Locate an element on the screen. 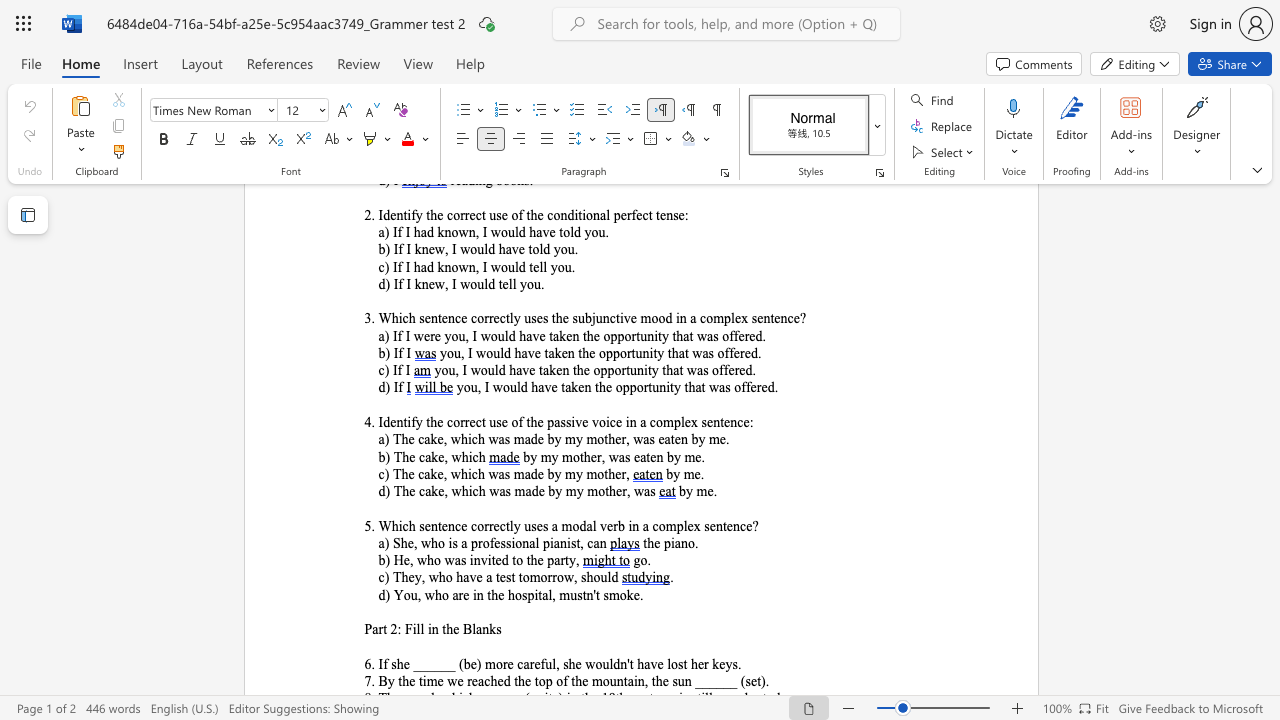 The height and width of the screenshot is (720, 1280). the subset text "he B" within the text "Part 2: Fill in the Blanks" is located at coordinates (445, 628).